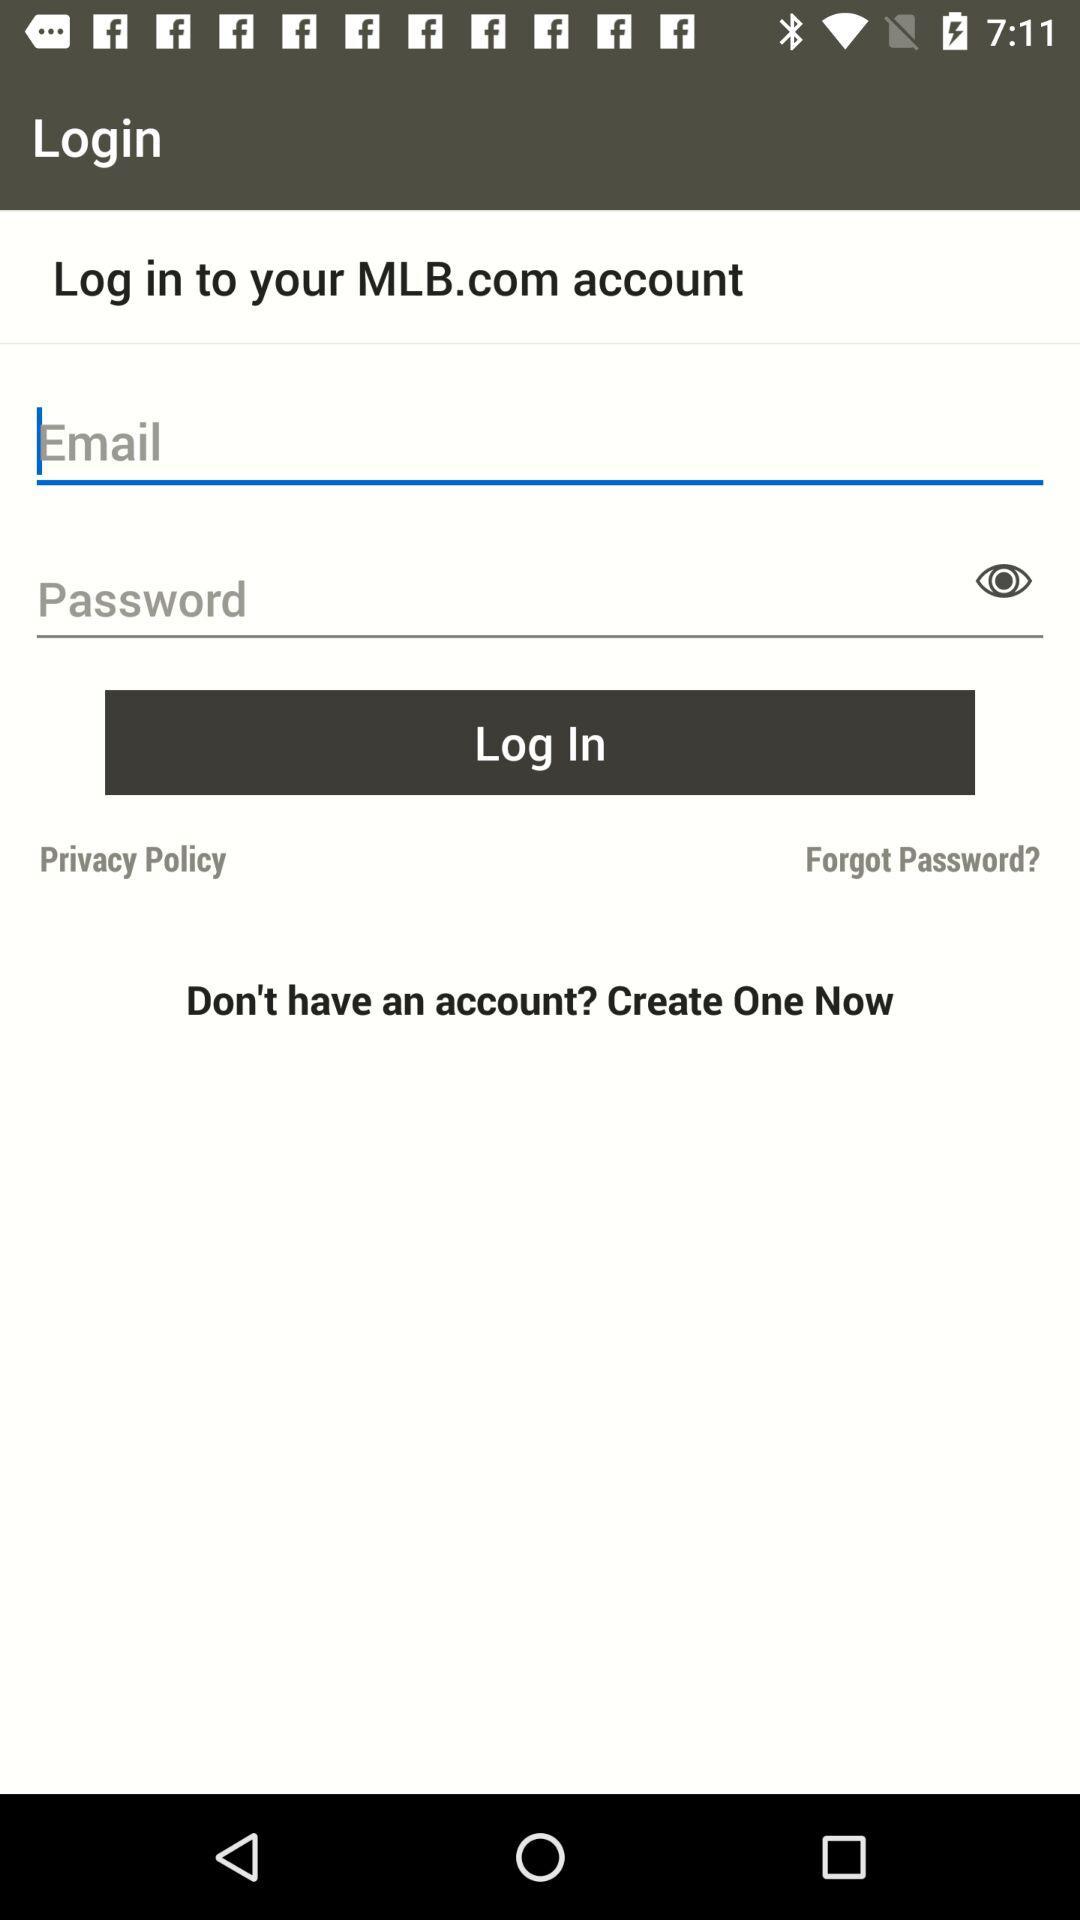 This screenshot has width=1080, height=1920. What do you see at coordinates (795, 858) in the screenshot?
I see `forgot password? item` at bounding box center [795, 858].